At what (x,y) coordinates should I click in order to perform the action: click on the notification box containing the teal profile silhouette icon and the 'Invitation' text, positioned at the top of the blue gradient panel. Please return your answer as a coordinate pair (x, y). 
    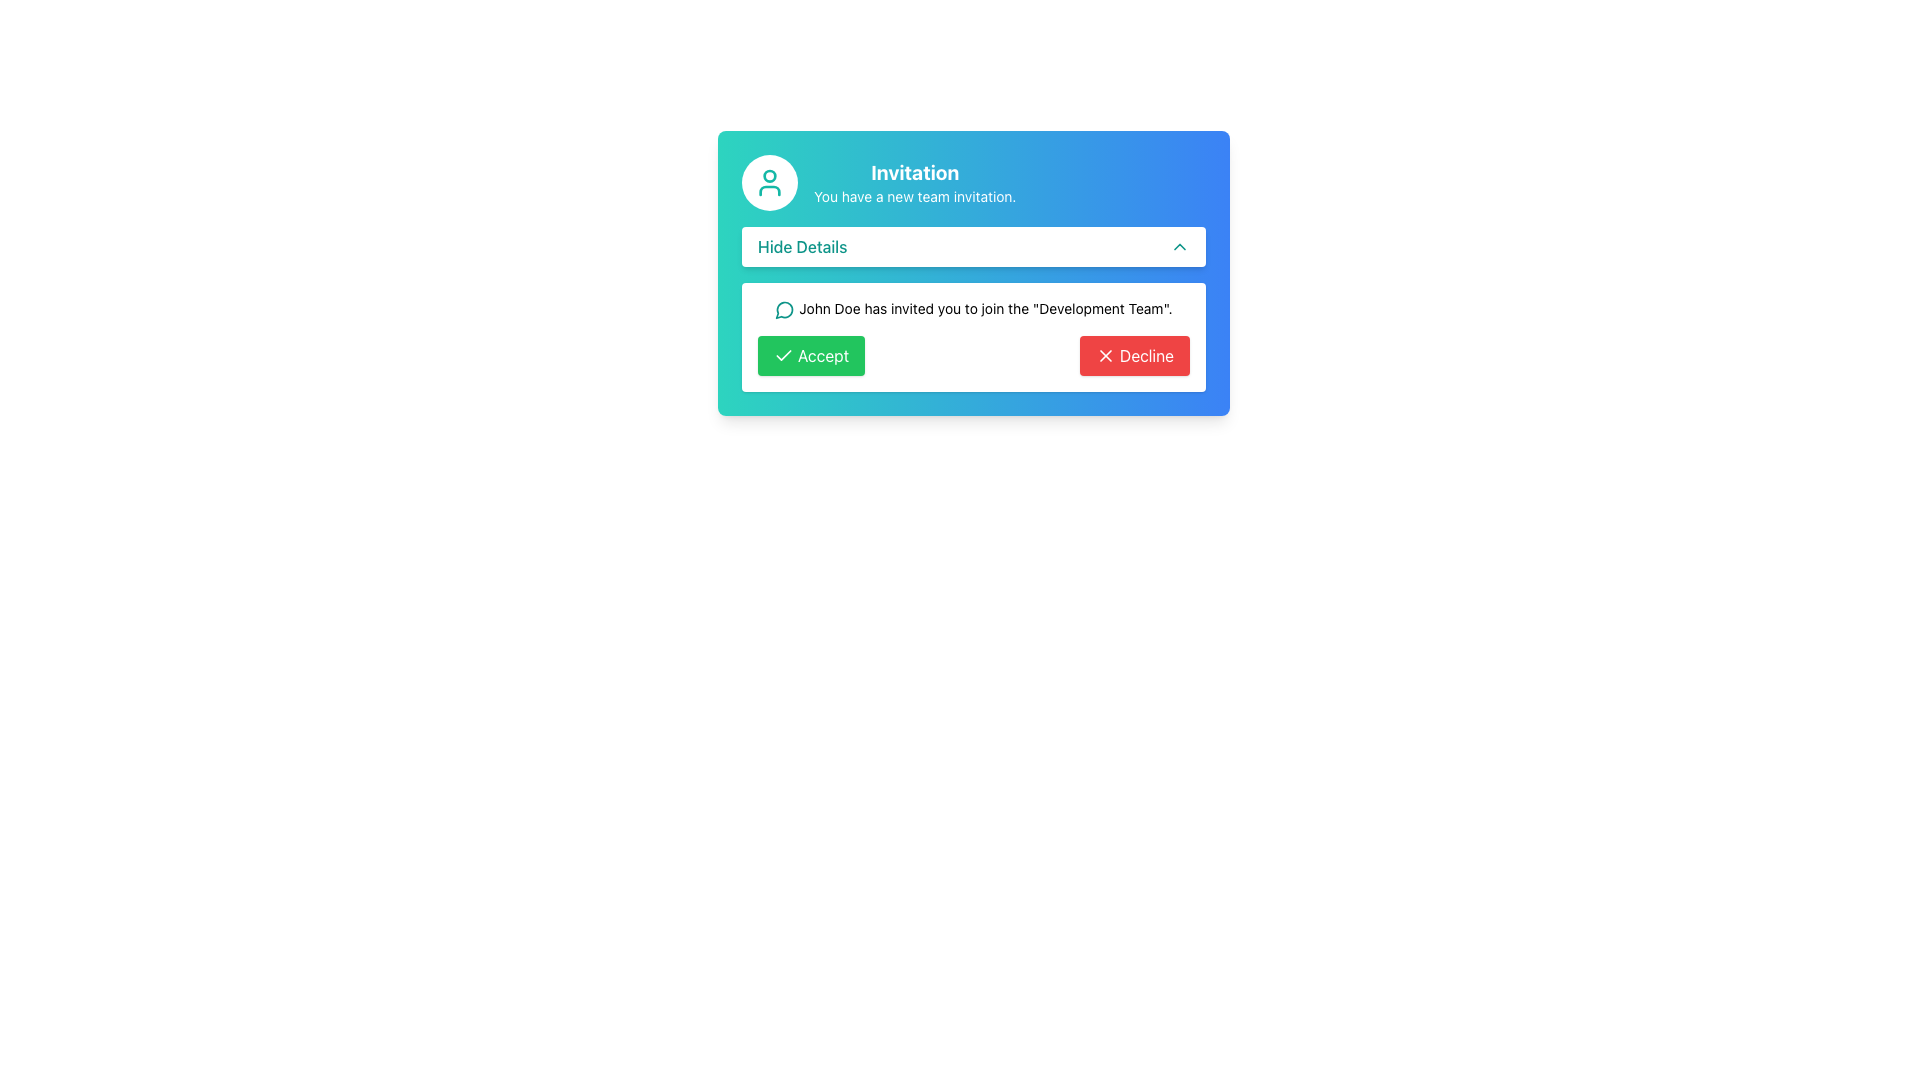
    Looking at the image, I should click on (974, 182).